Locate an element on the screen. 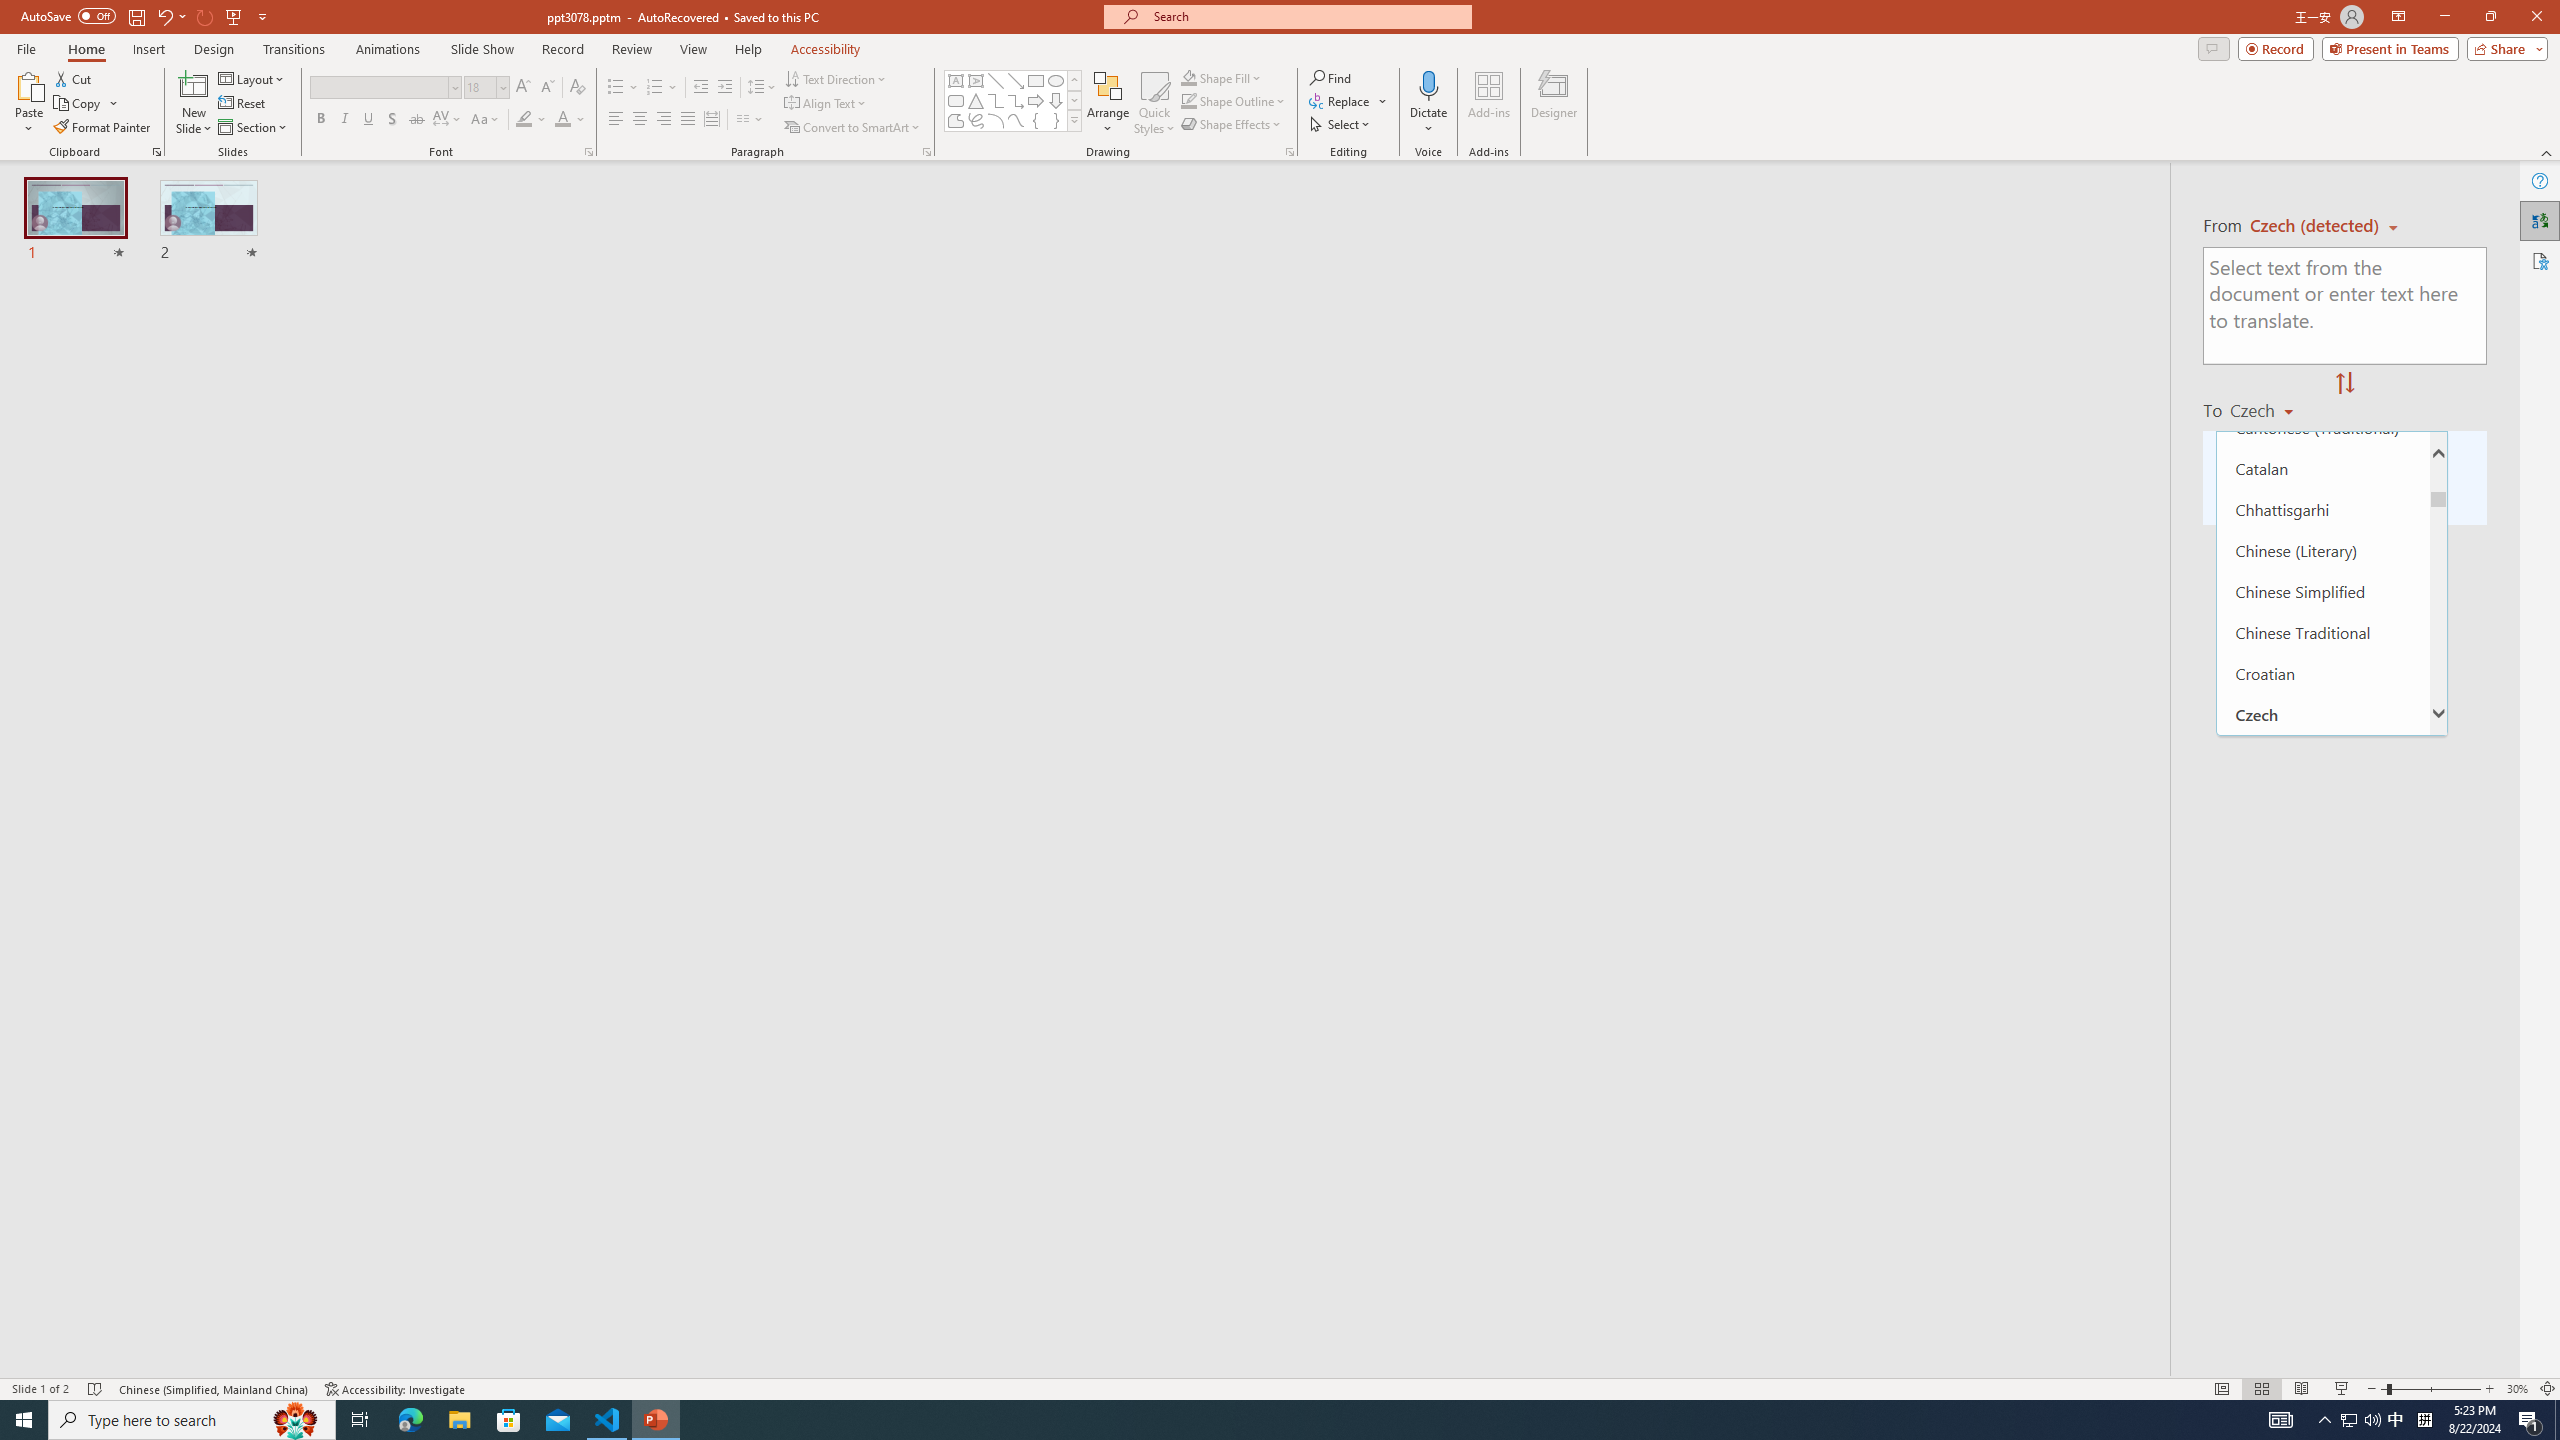 The image size is (2560, 1440). 'Shape Fill Dark Green, Accent 2' is located at coordinates (1189, 77).